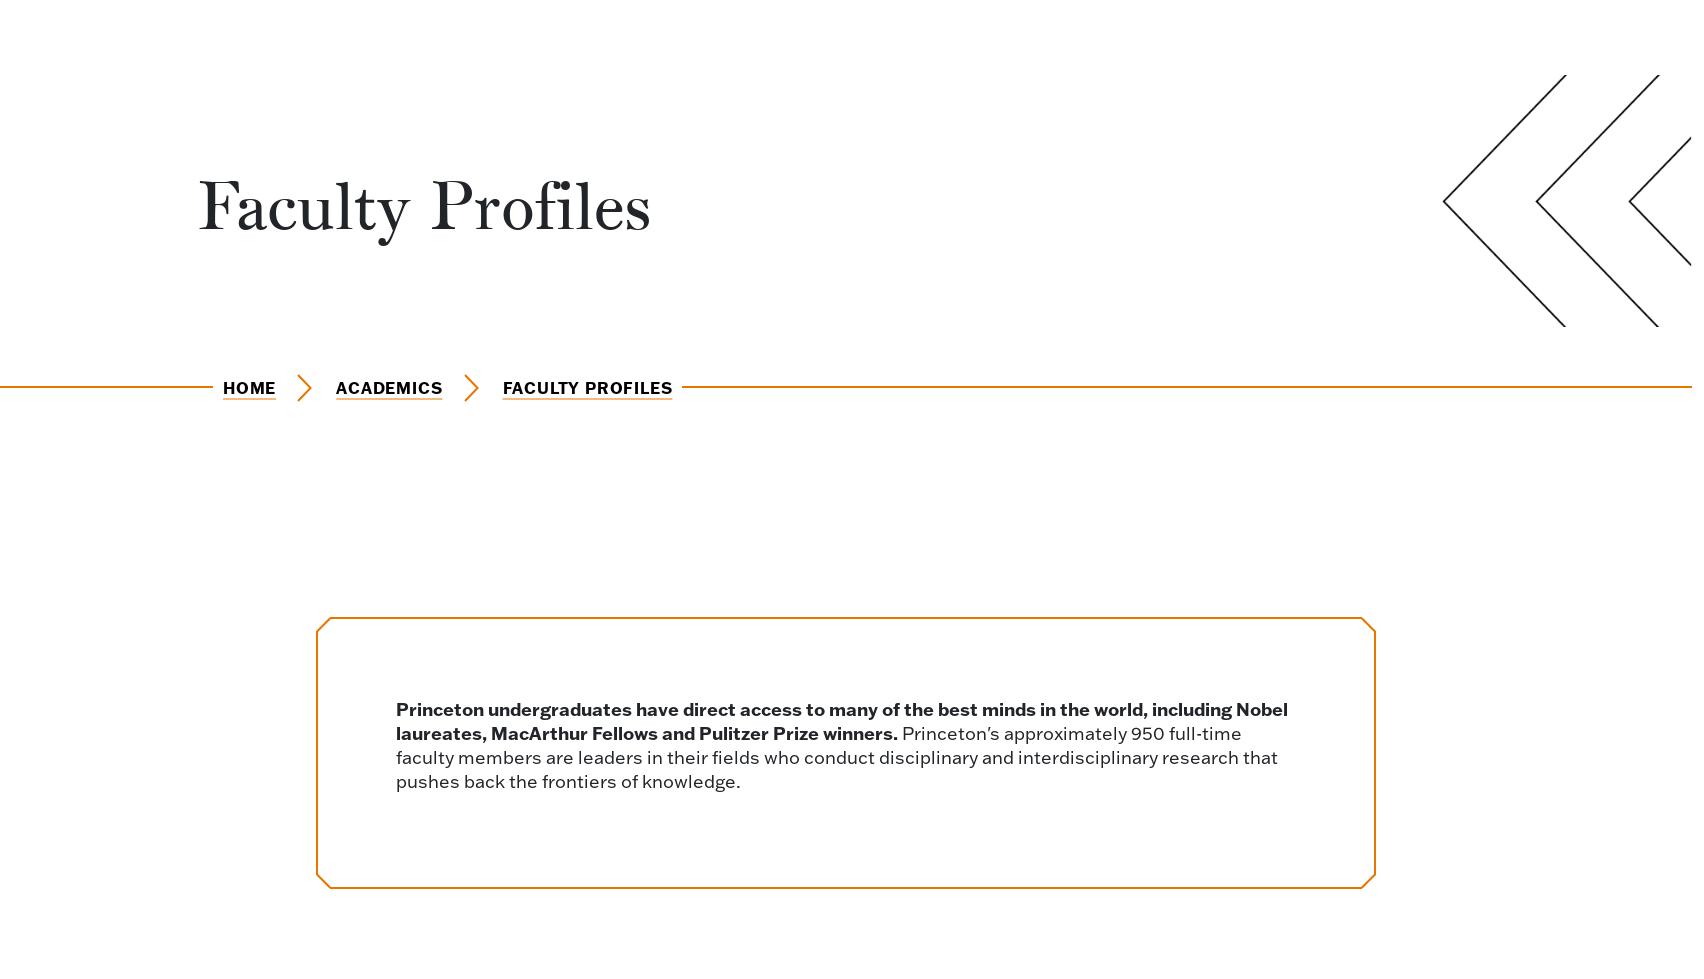 This screenshot has height=979, width=1704. What do you see at coordinates (1271, 100) in the screenshot?
I see `'Operations Research and Financial Engineering'` at bounding box center [1271, 100].